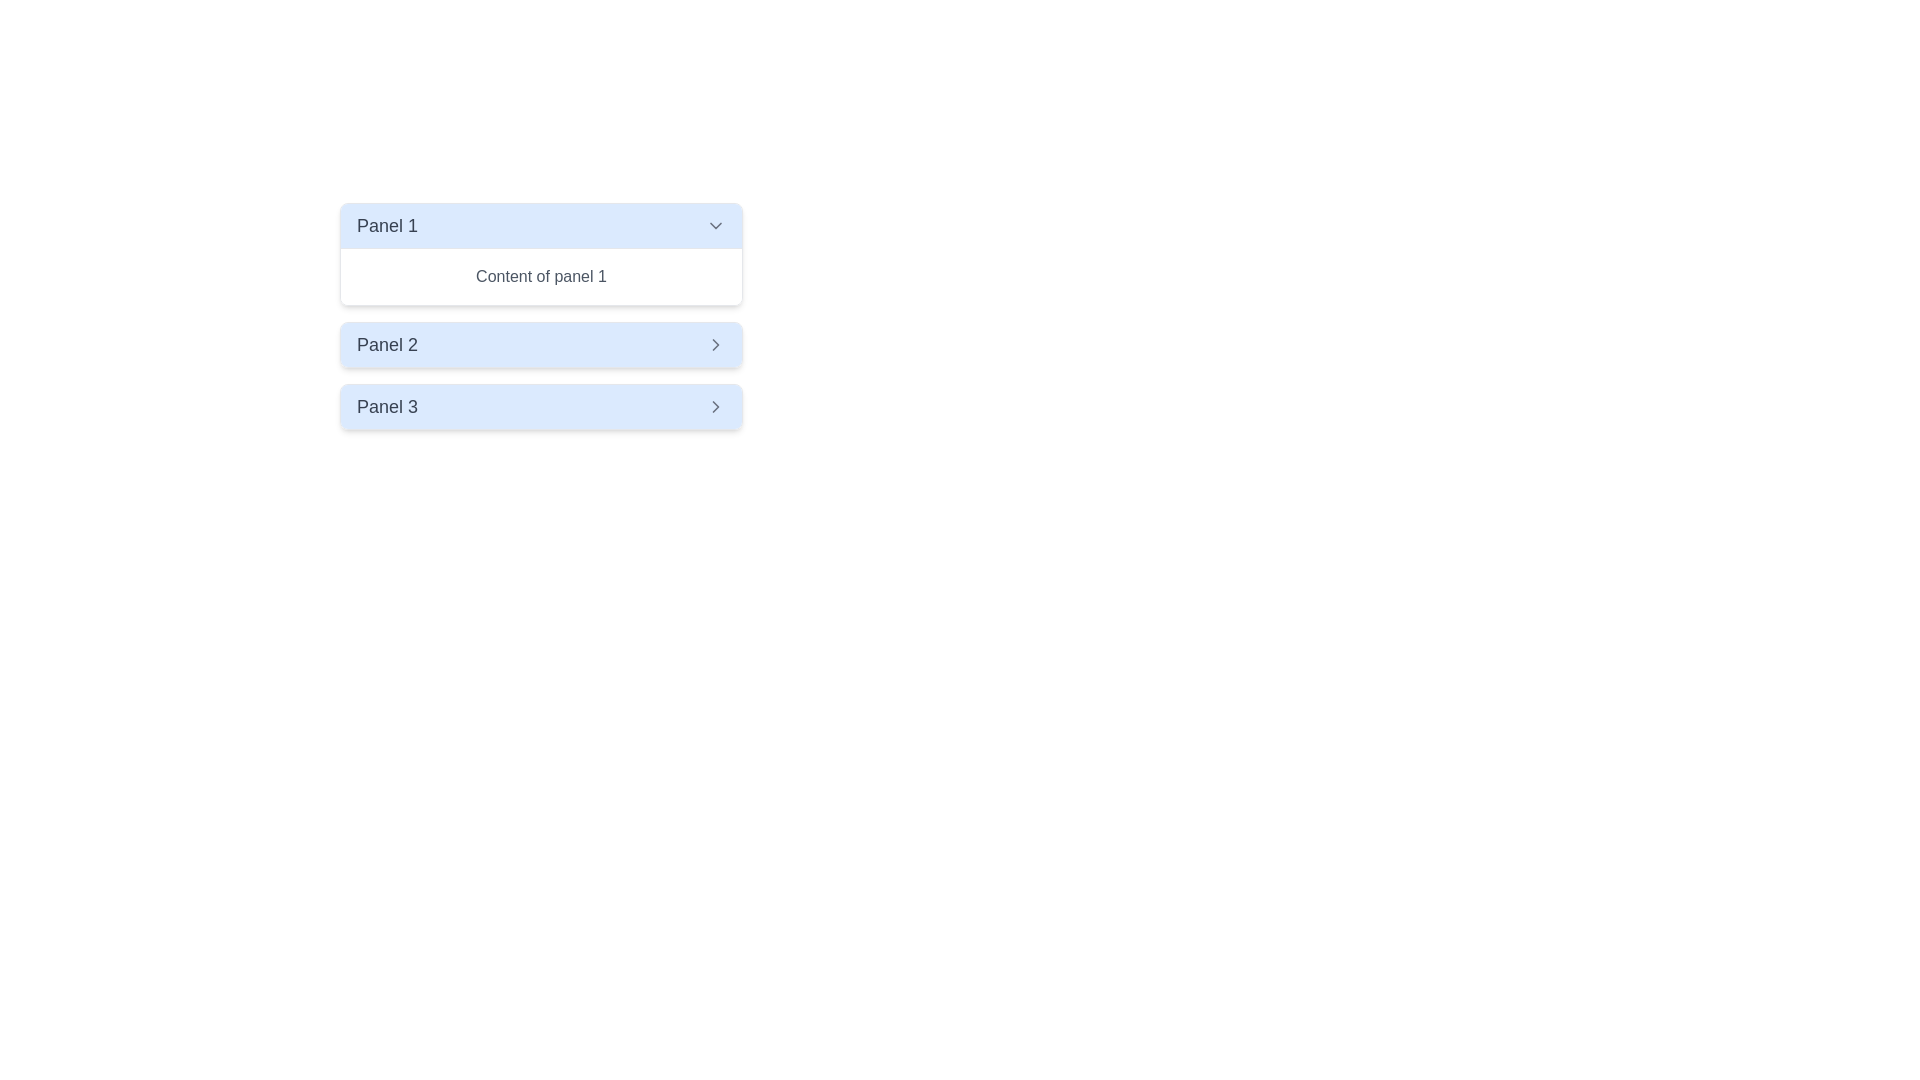 This screenshot has height=1080, width=1920. What do you see at coordinates (541, 225) in the screenshot?
I see `the Collapsible panel toggle for 'Panel 1'` at bounding box center [541, 225].